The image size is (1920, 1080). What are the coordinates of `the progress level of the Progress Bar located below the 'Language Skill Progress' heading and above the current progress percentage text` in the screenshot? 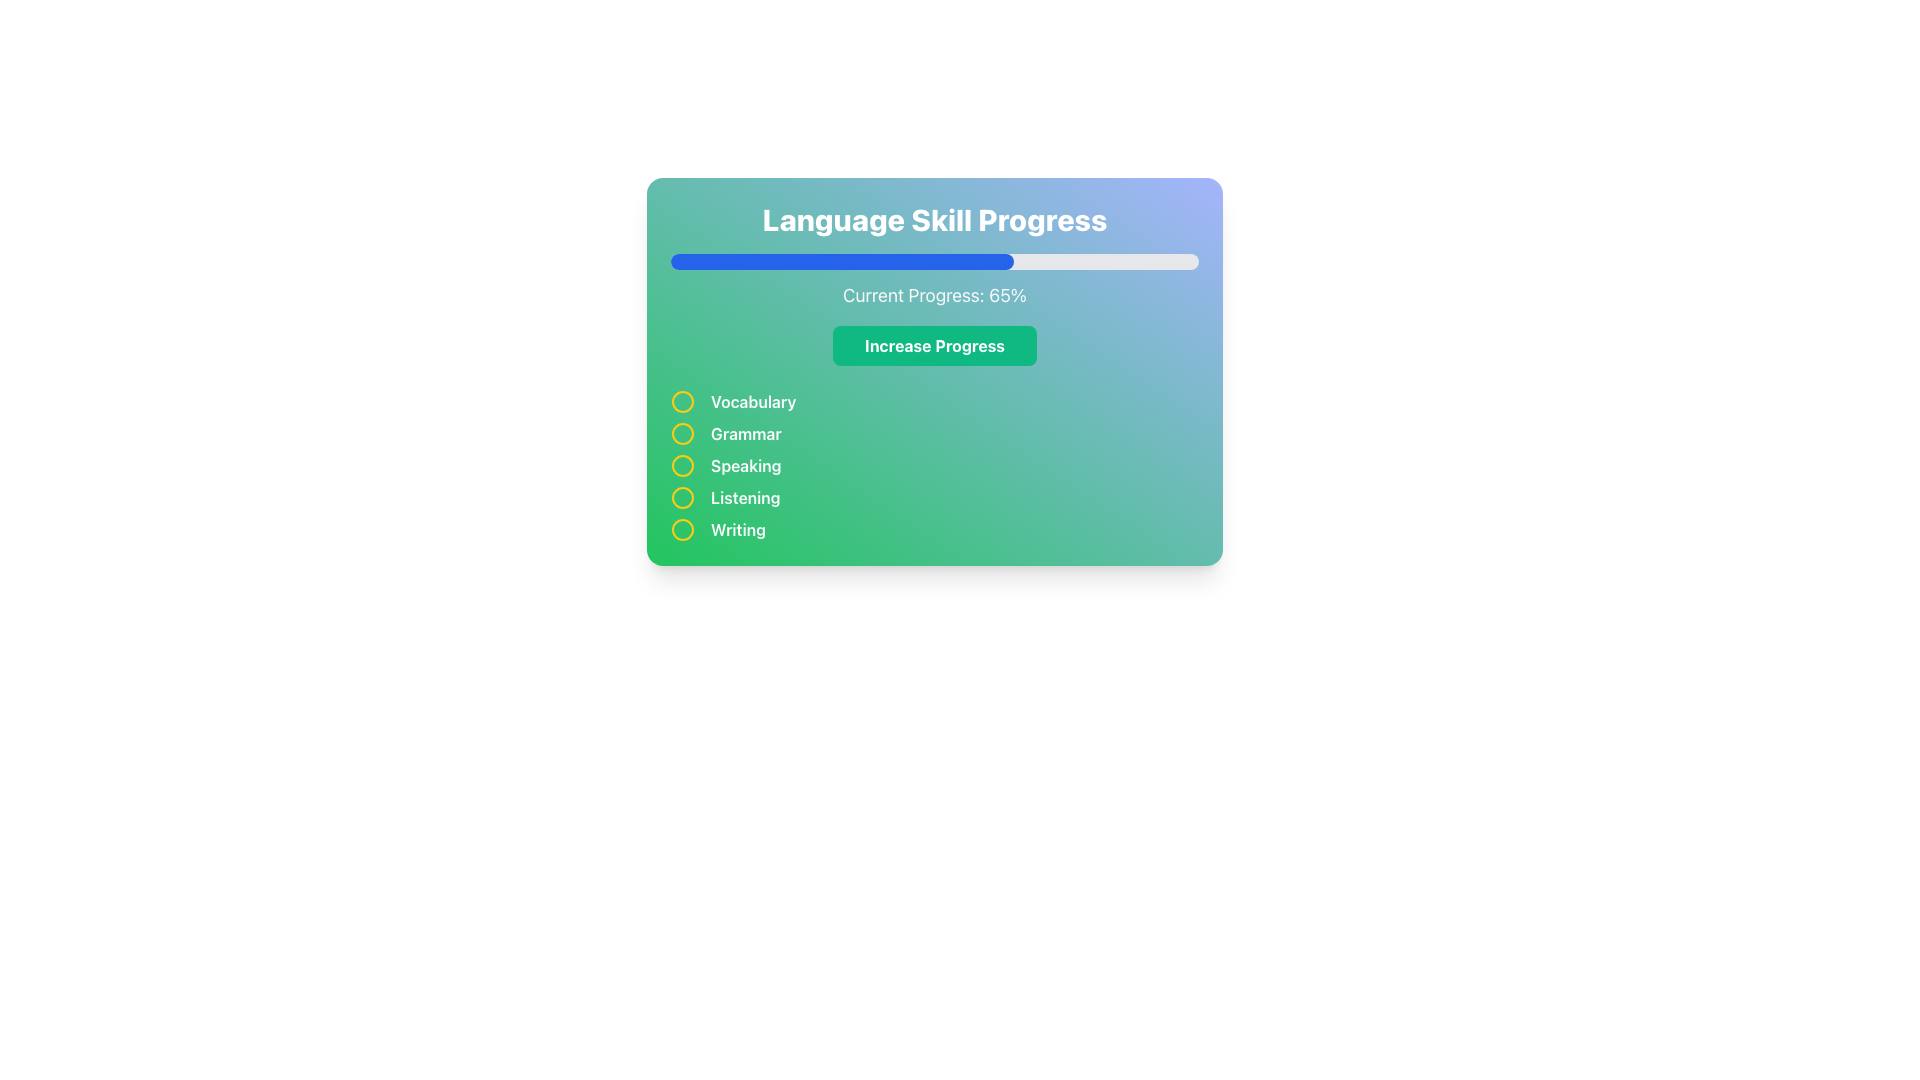 It's located at (934, 261).